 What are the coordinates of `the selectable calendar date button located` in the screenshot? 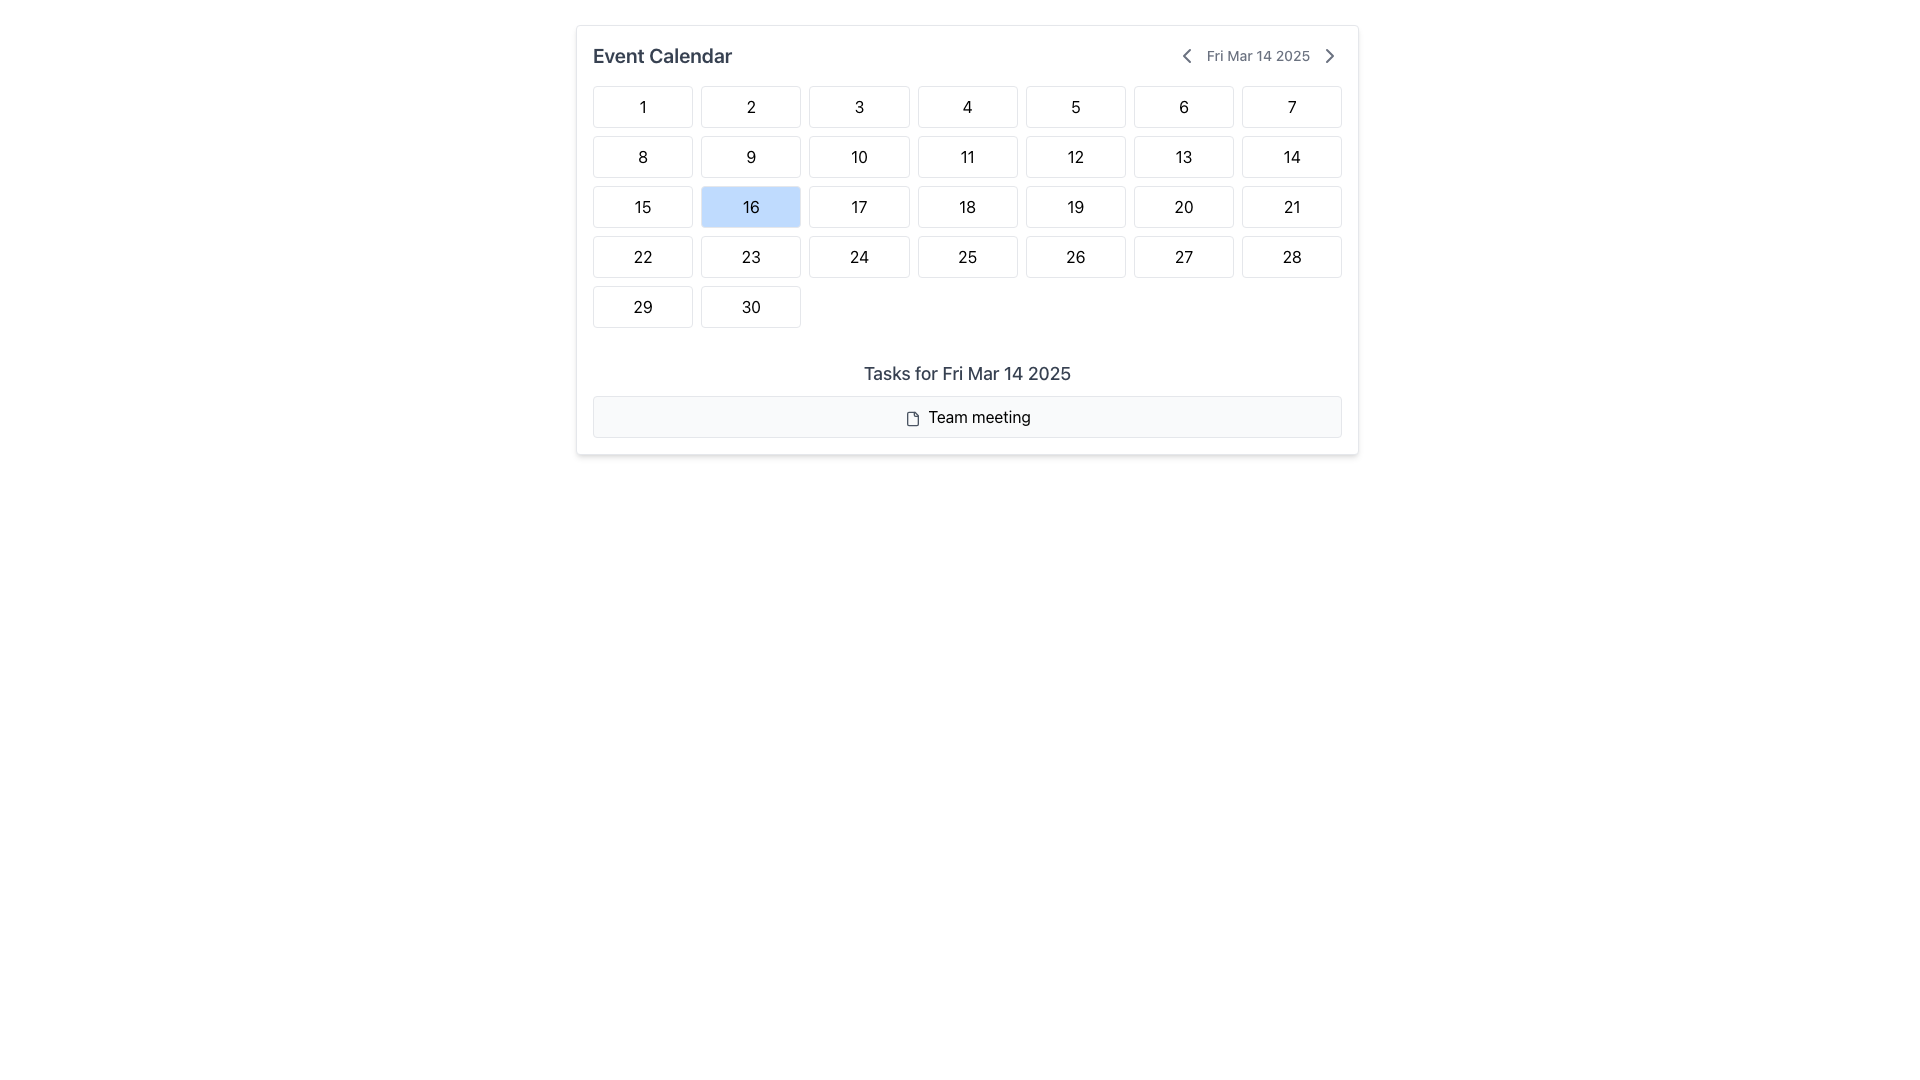 It's located at (967, 256).